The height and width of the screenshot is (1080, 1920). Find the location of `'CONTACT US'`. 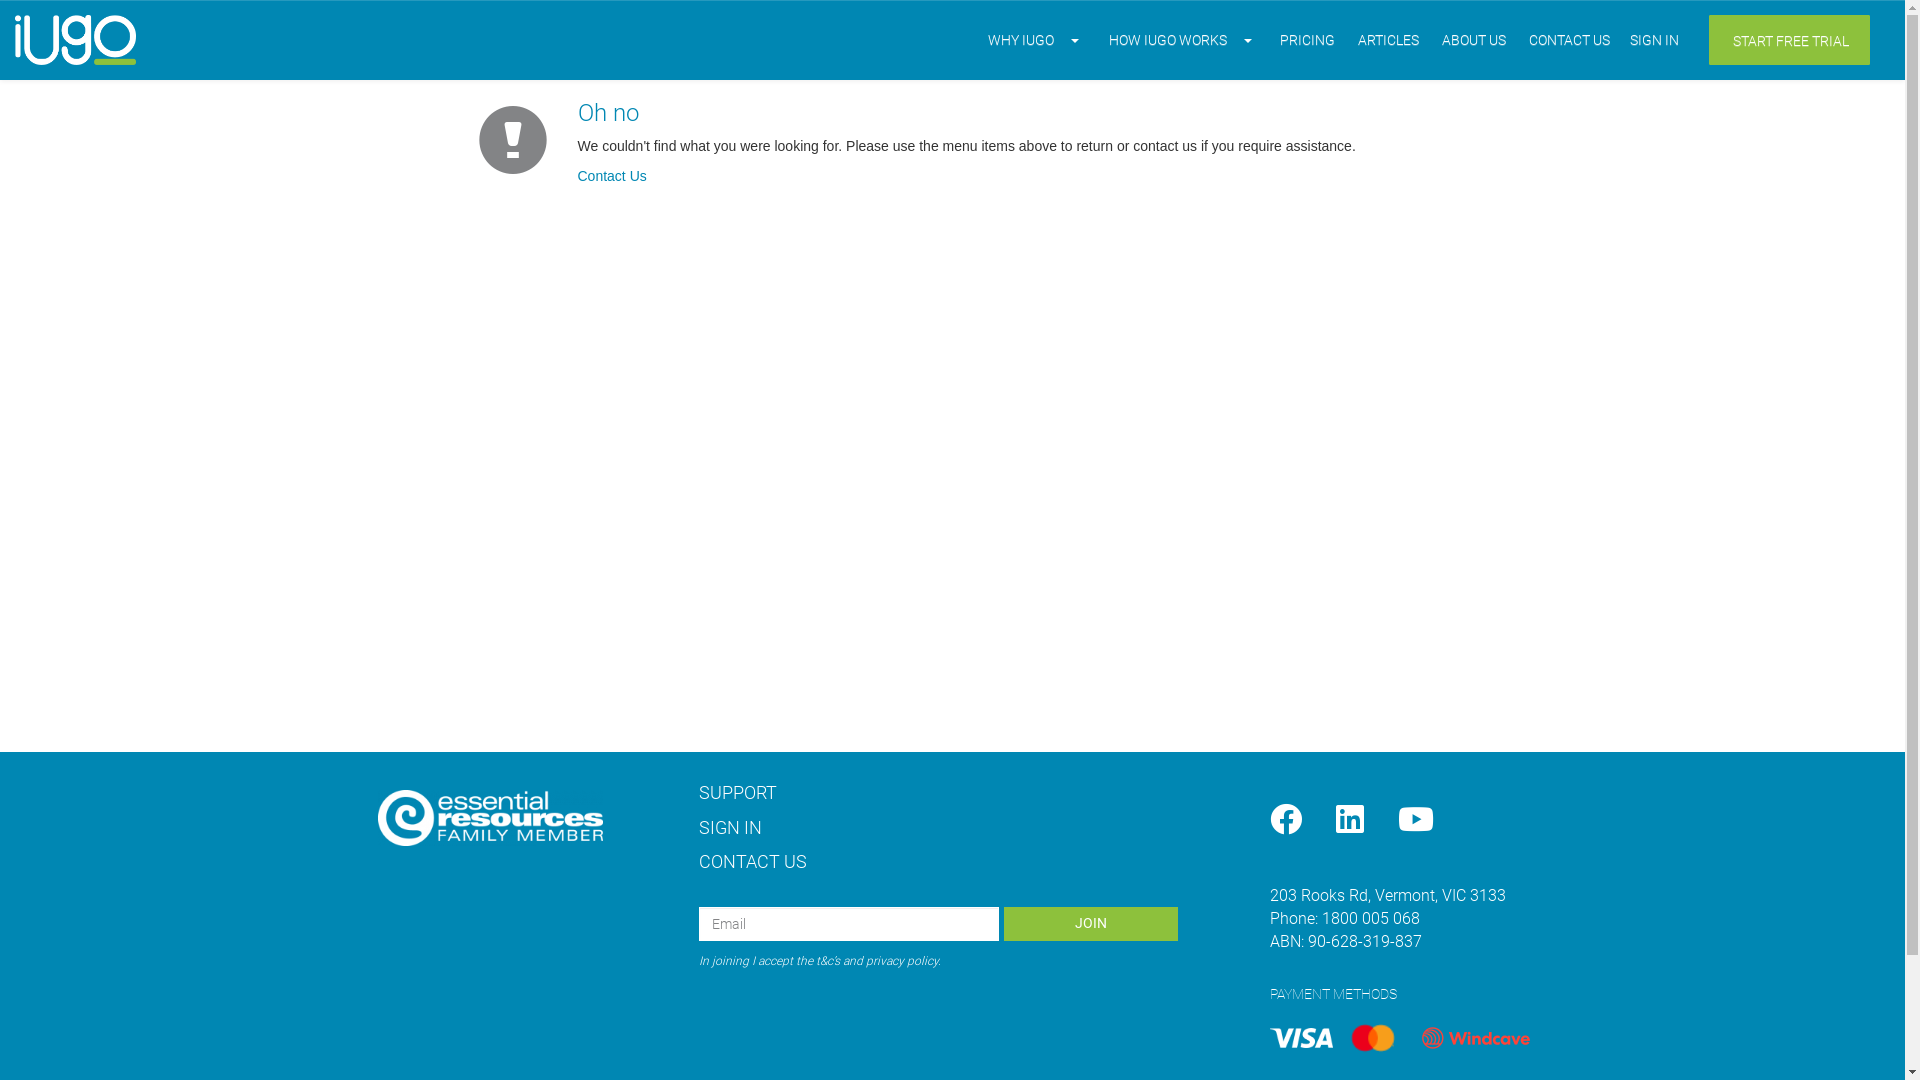

'CONTACT US' is located at coordinates (1569, 39).